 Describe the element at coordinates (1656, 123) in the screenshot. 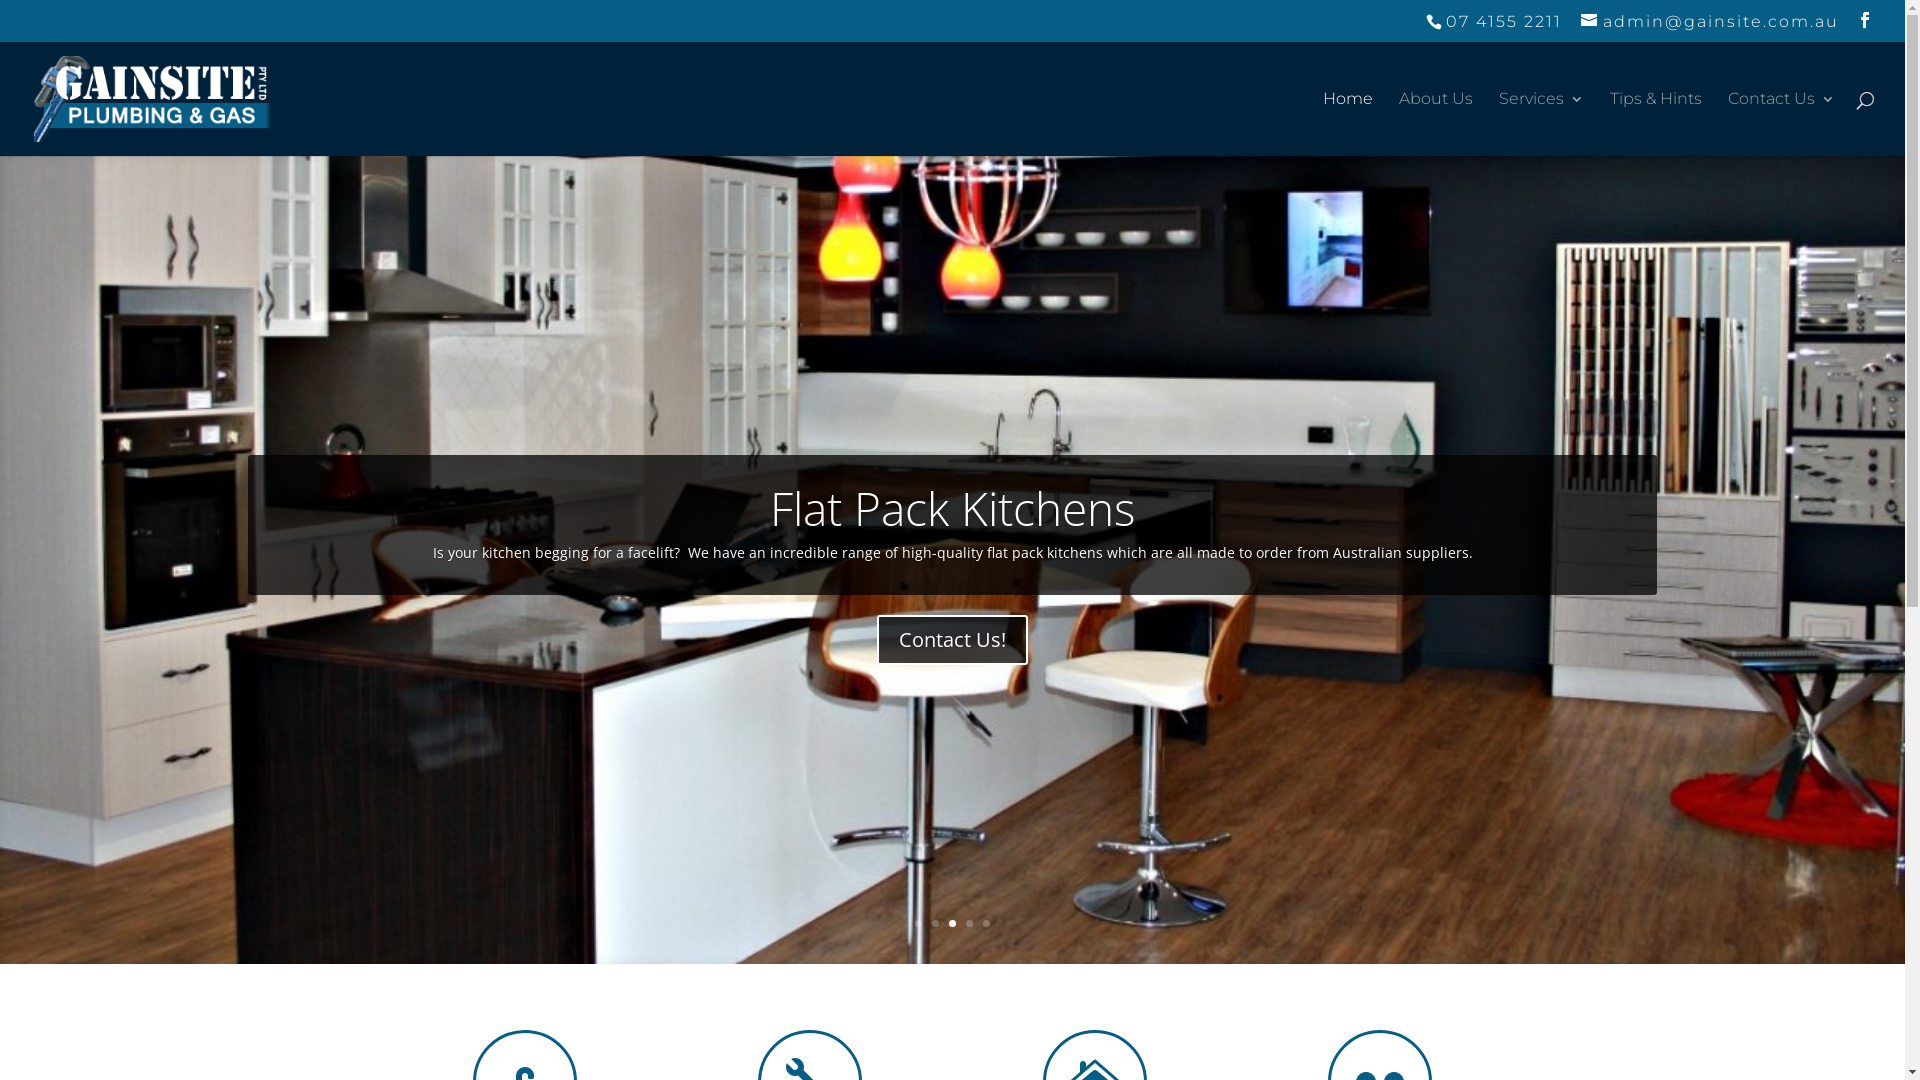

I see `'Tips & Hints'` at that location.